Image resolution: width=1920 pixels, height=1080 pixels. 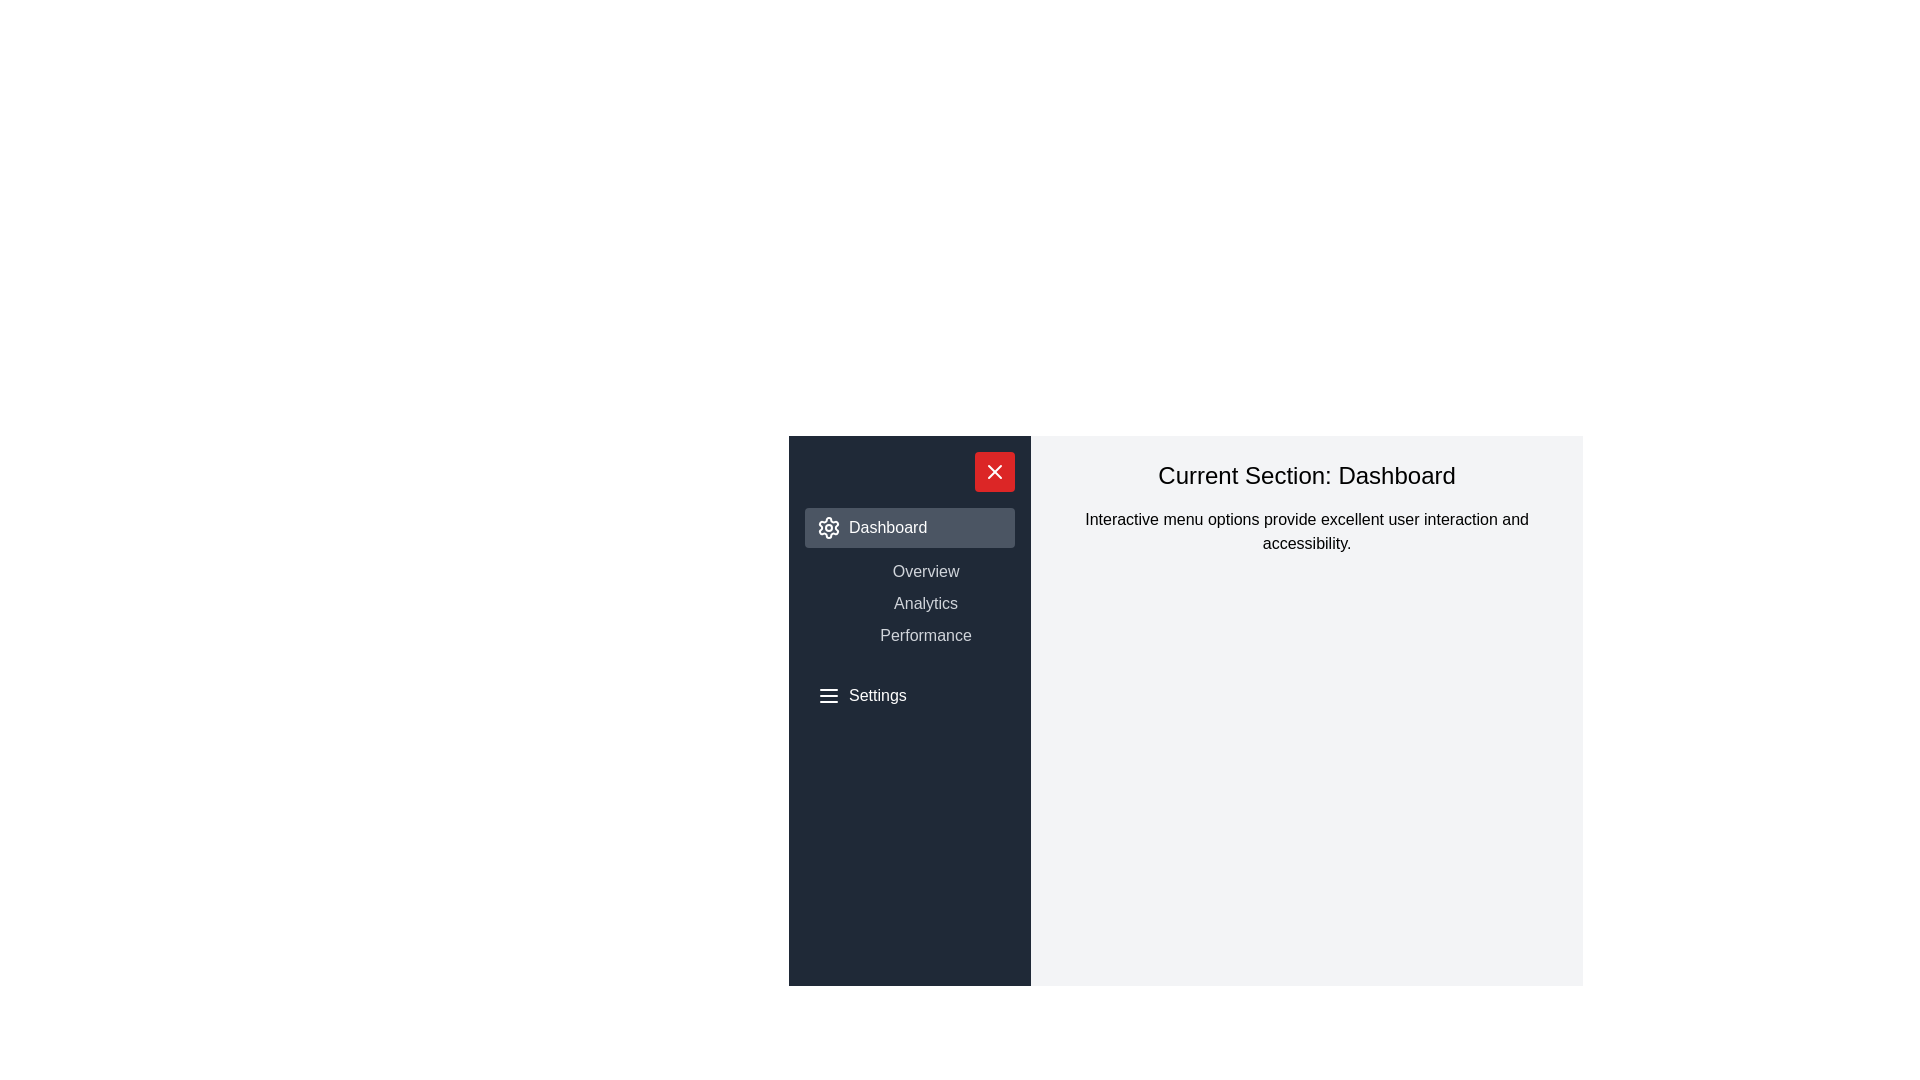 I want to click on the 'Overview' text entry in the sidebar menu to change its color for a visual cue, so click(x=925, y=571).